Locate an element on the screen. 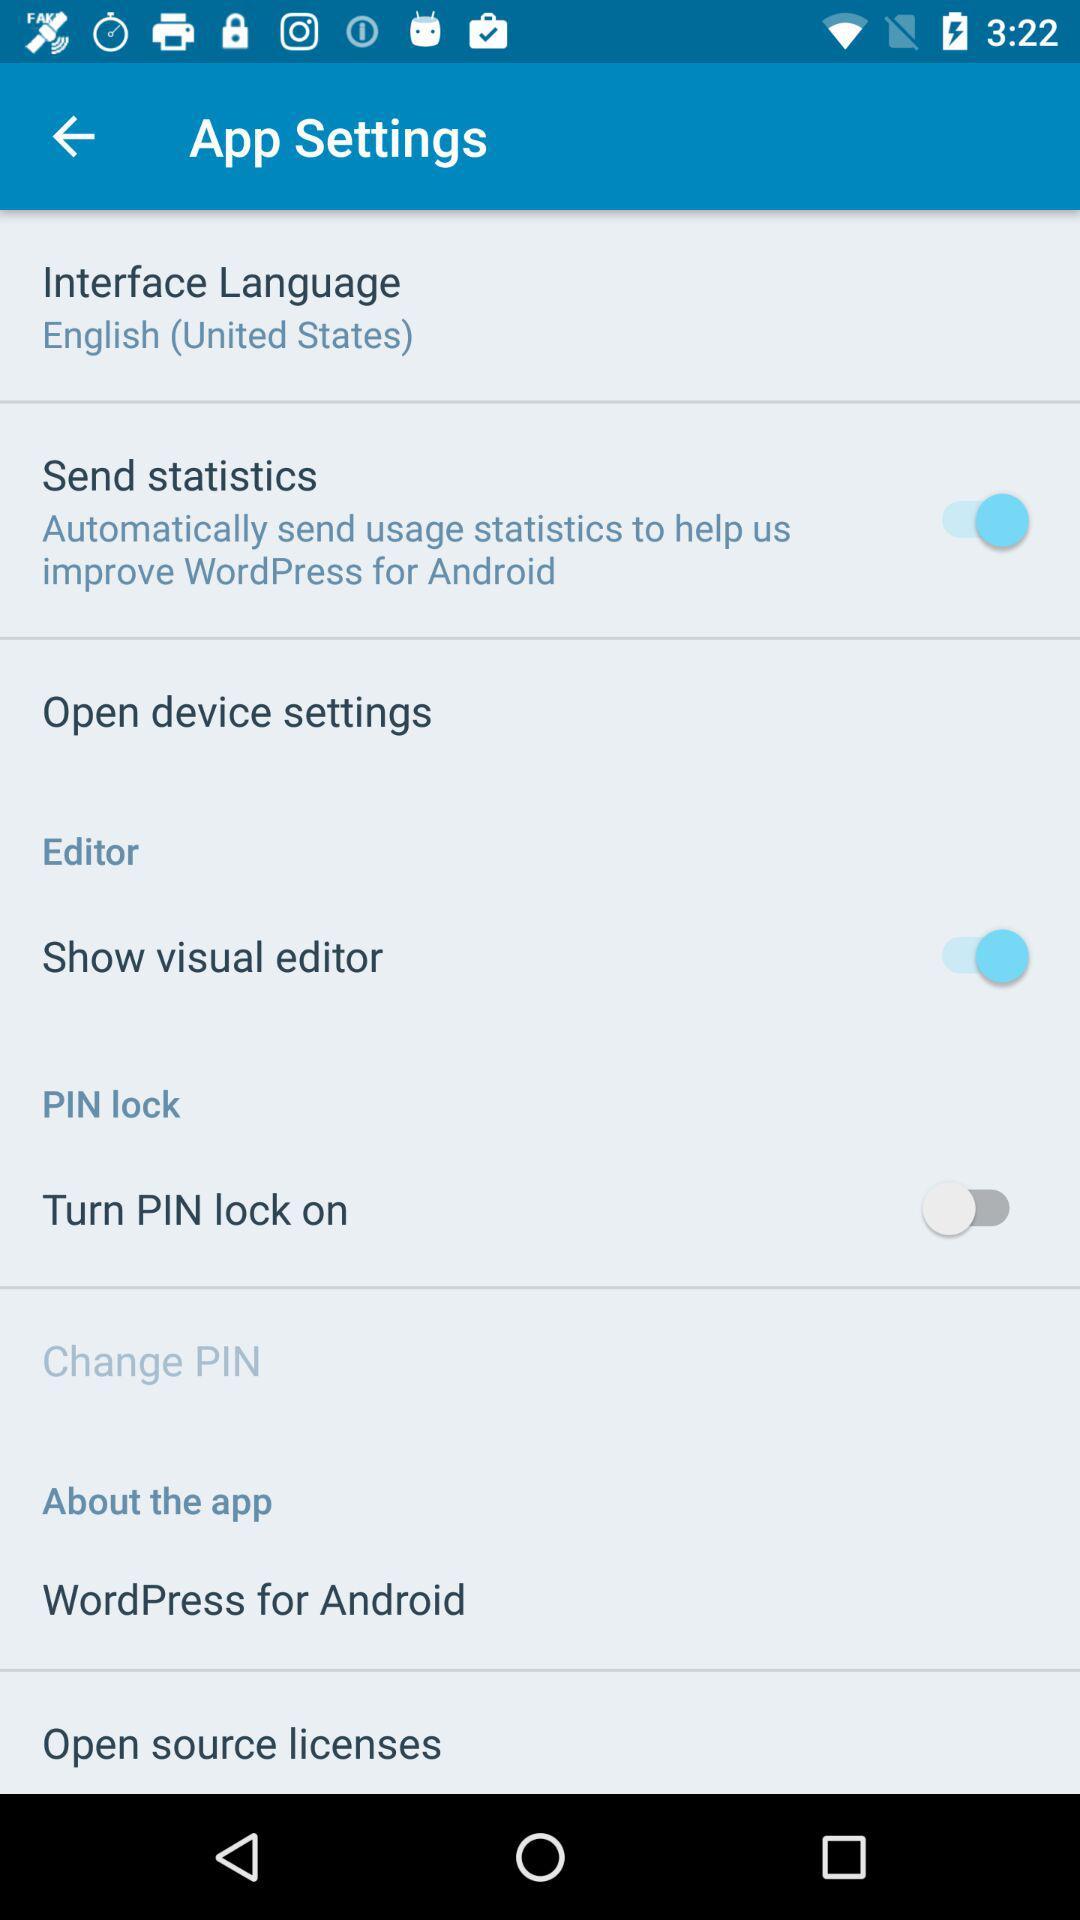  the icon at the center is located at coordinates (540, 1002).